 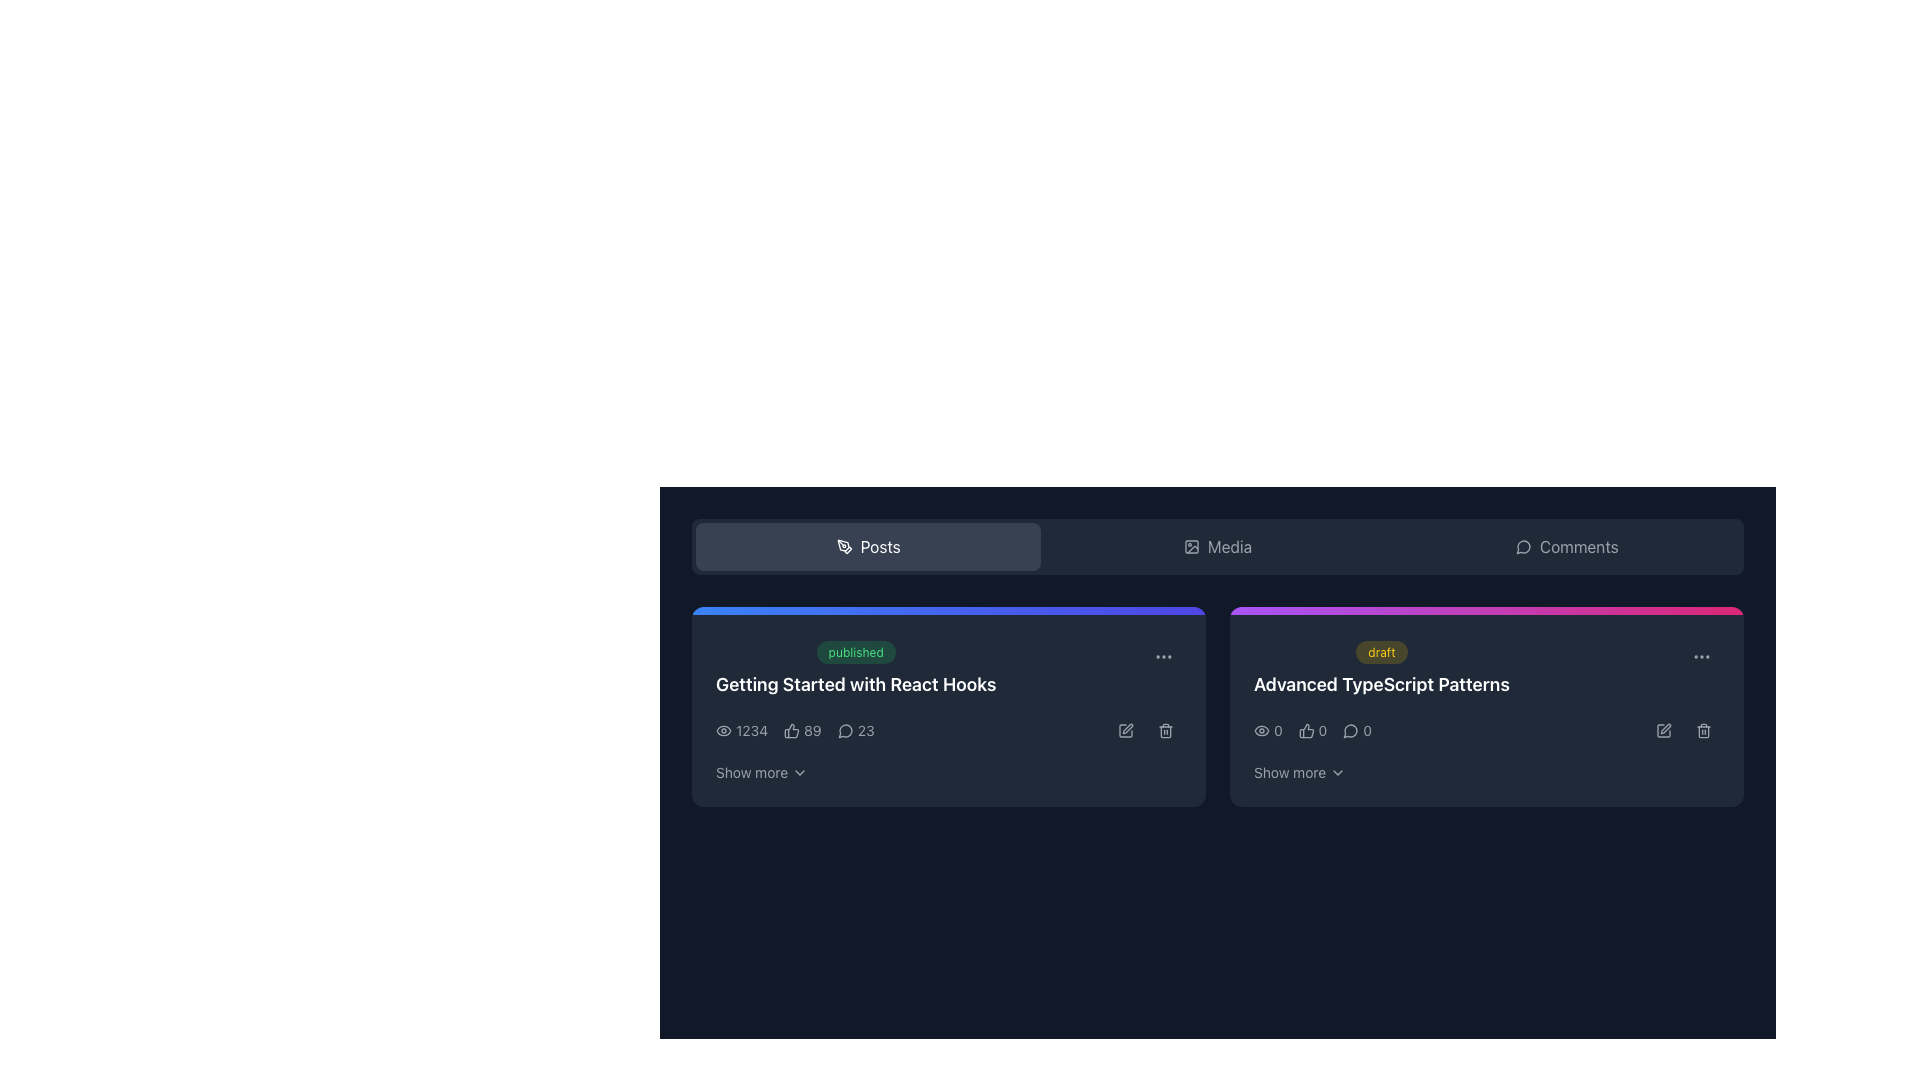 What do you see at coordinates (1313, 731) in the screenshot?
I see `the thumbs-up icon in the grouped UI composition displaying the like count for the card labeled 'Advanced TypeScript Patterns' to increment or register a 'like'` at bounding box center [1313, 731].